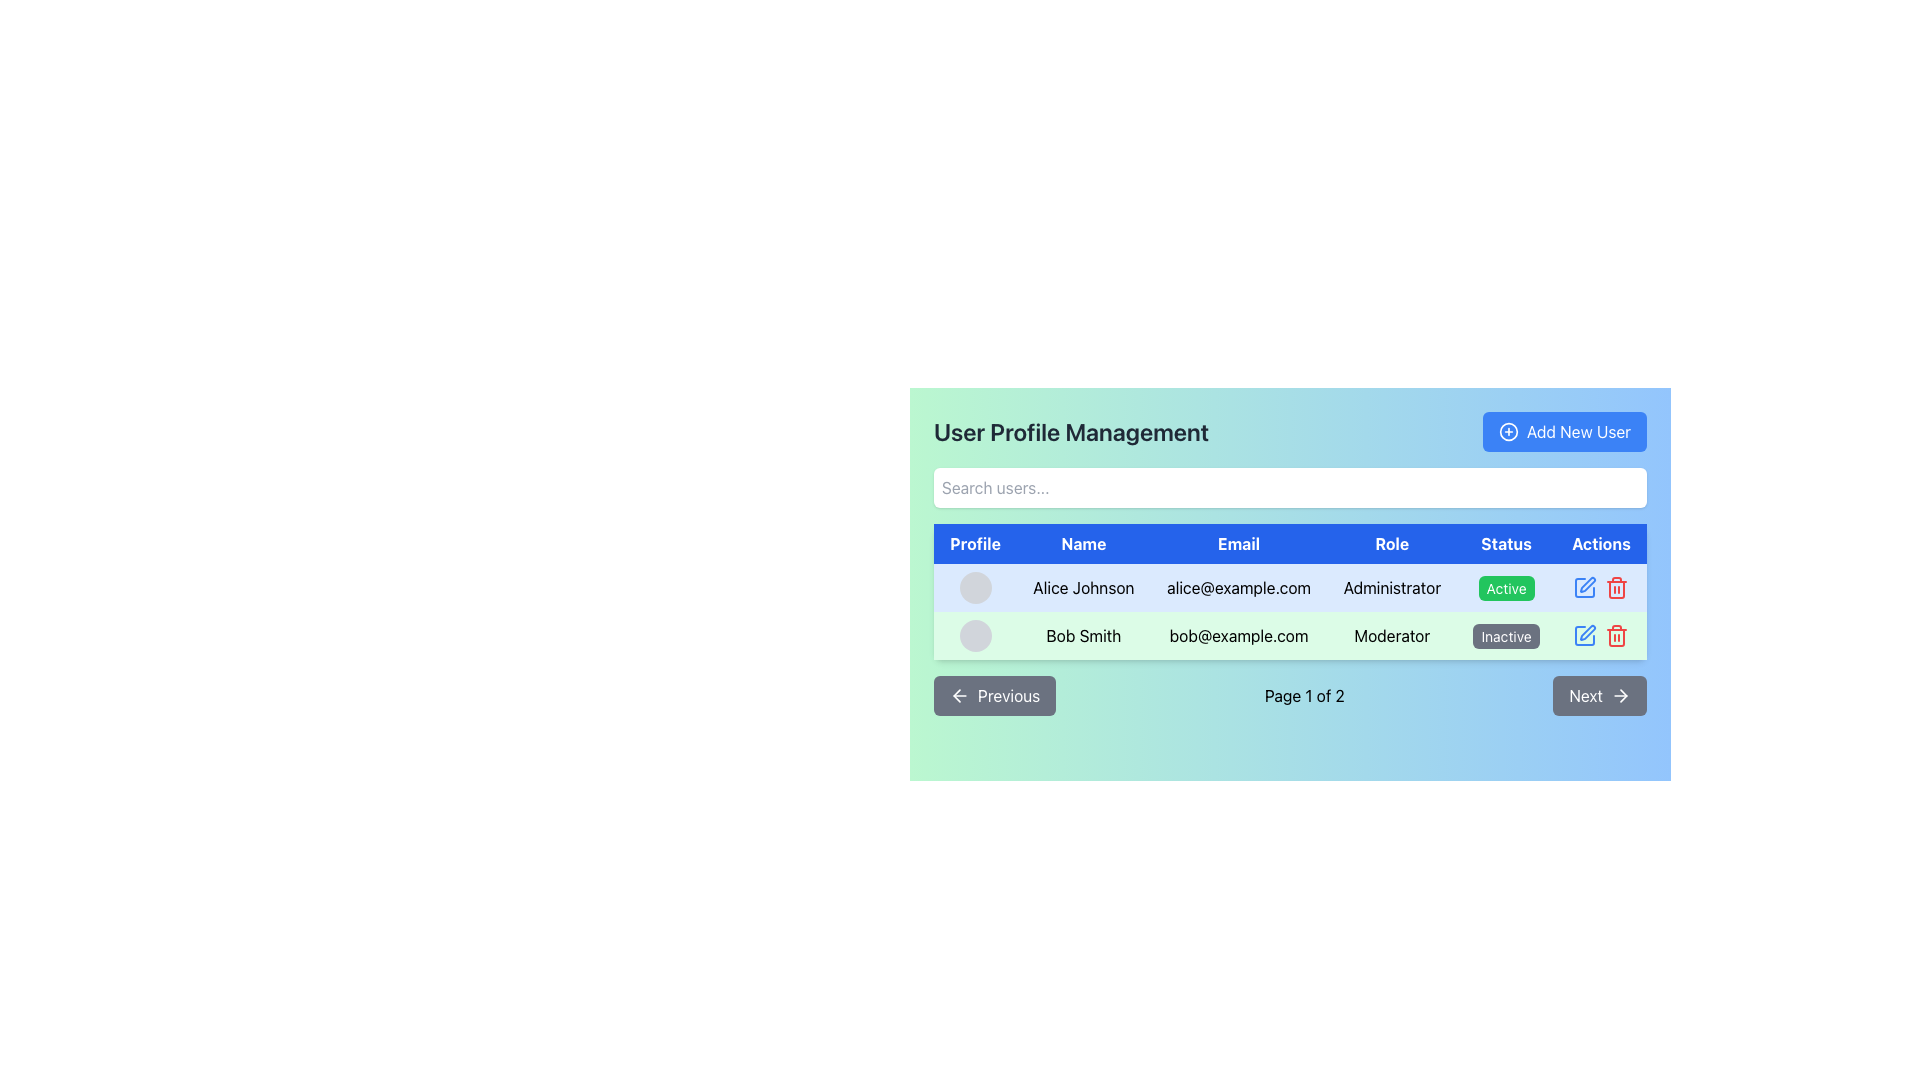 This screenshot has height=1080, width=1920. I want to click on the left-pointing arrow icon within the 'Previous' button located at the bottom left of the page to trigger any hover effects, so click(960, 694).